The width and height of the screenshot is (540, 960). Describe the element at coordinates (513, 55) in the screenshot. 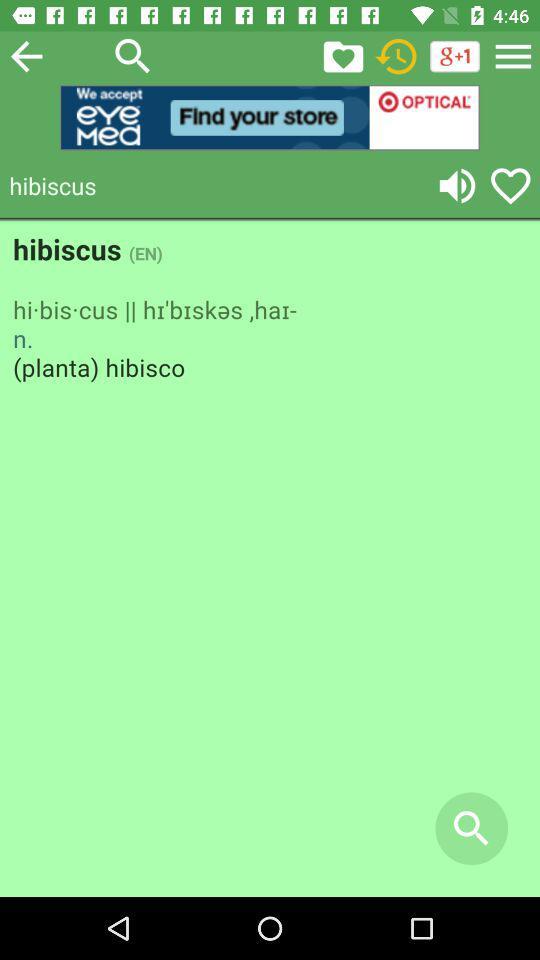

I see `the menu icon` at that location.